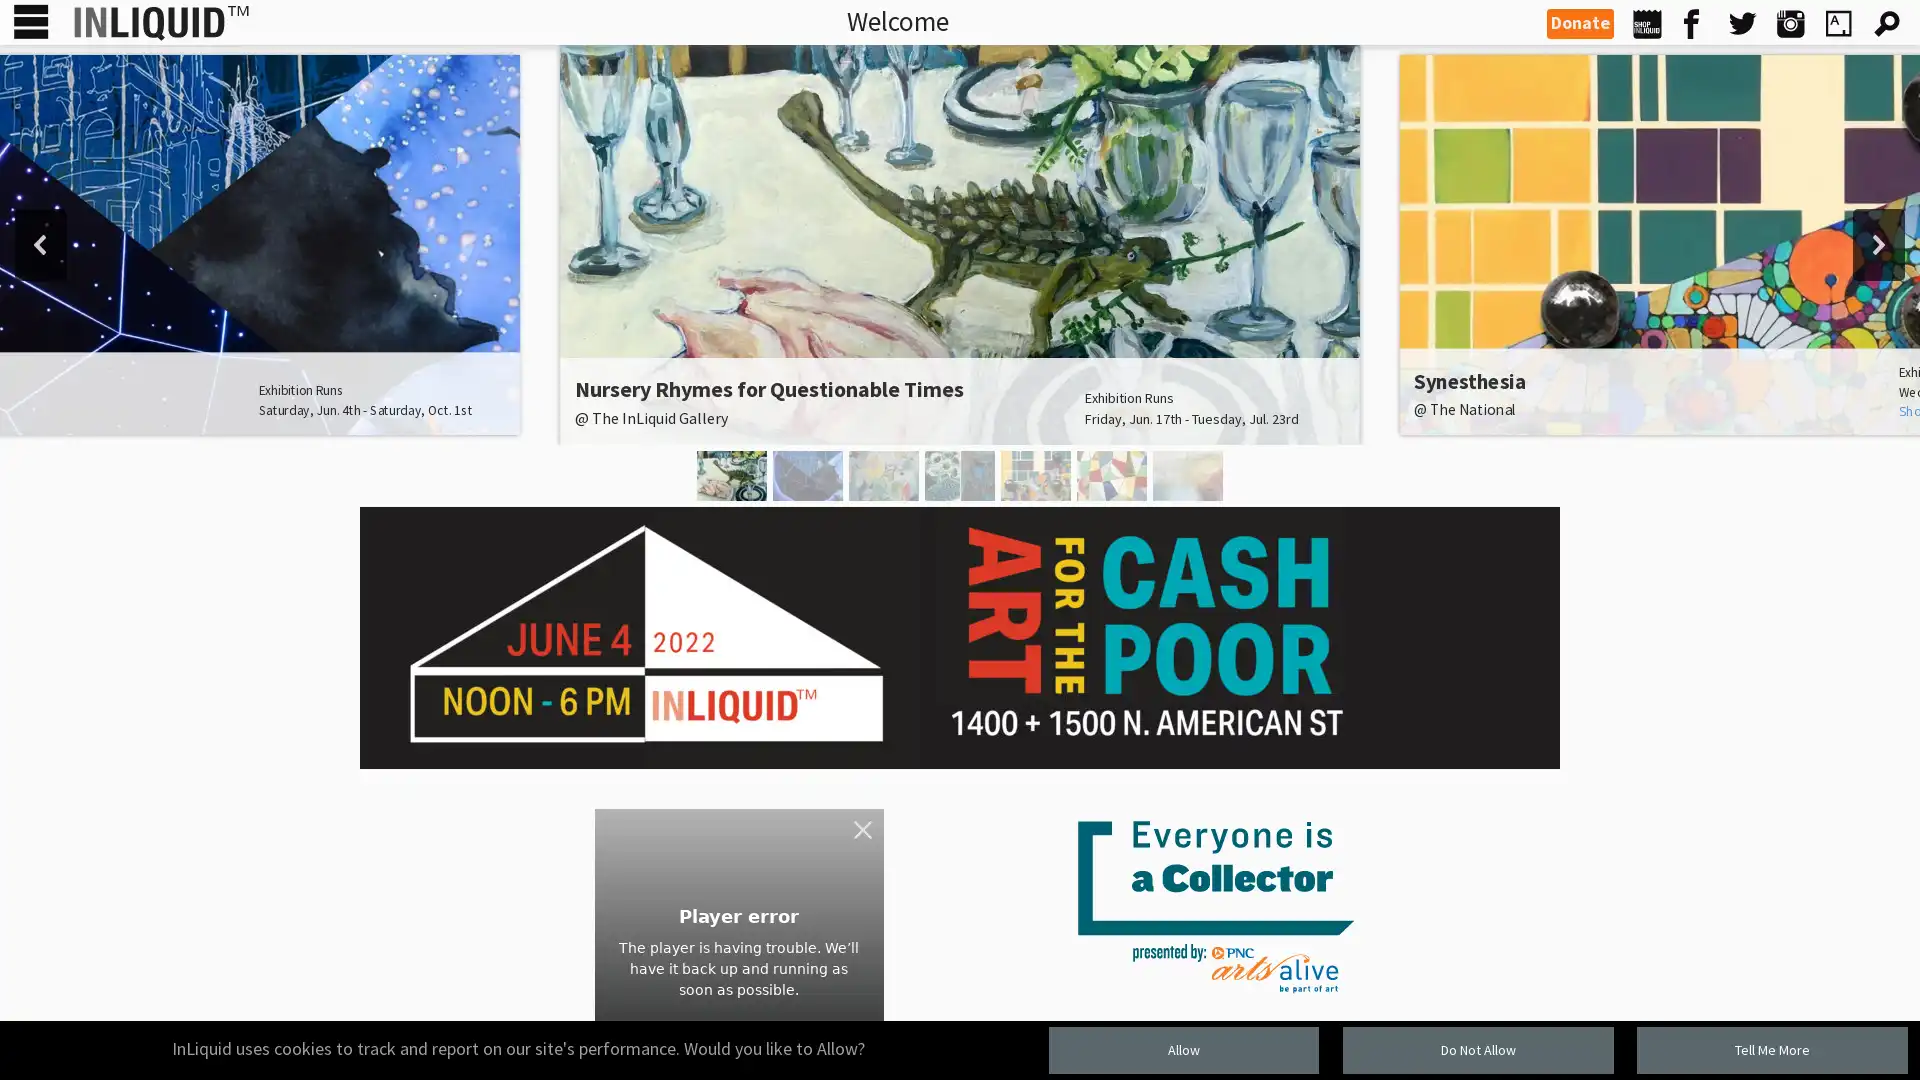 The image size is (1920, 1080). I want to click on previous arrow, so click(41, 244).